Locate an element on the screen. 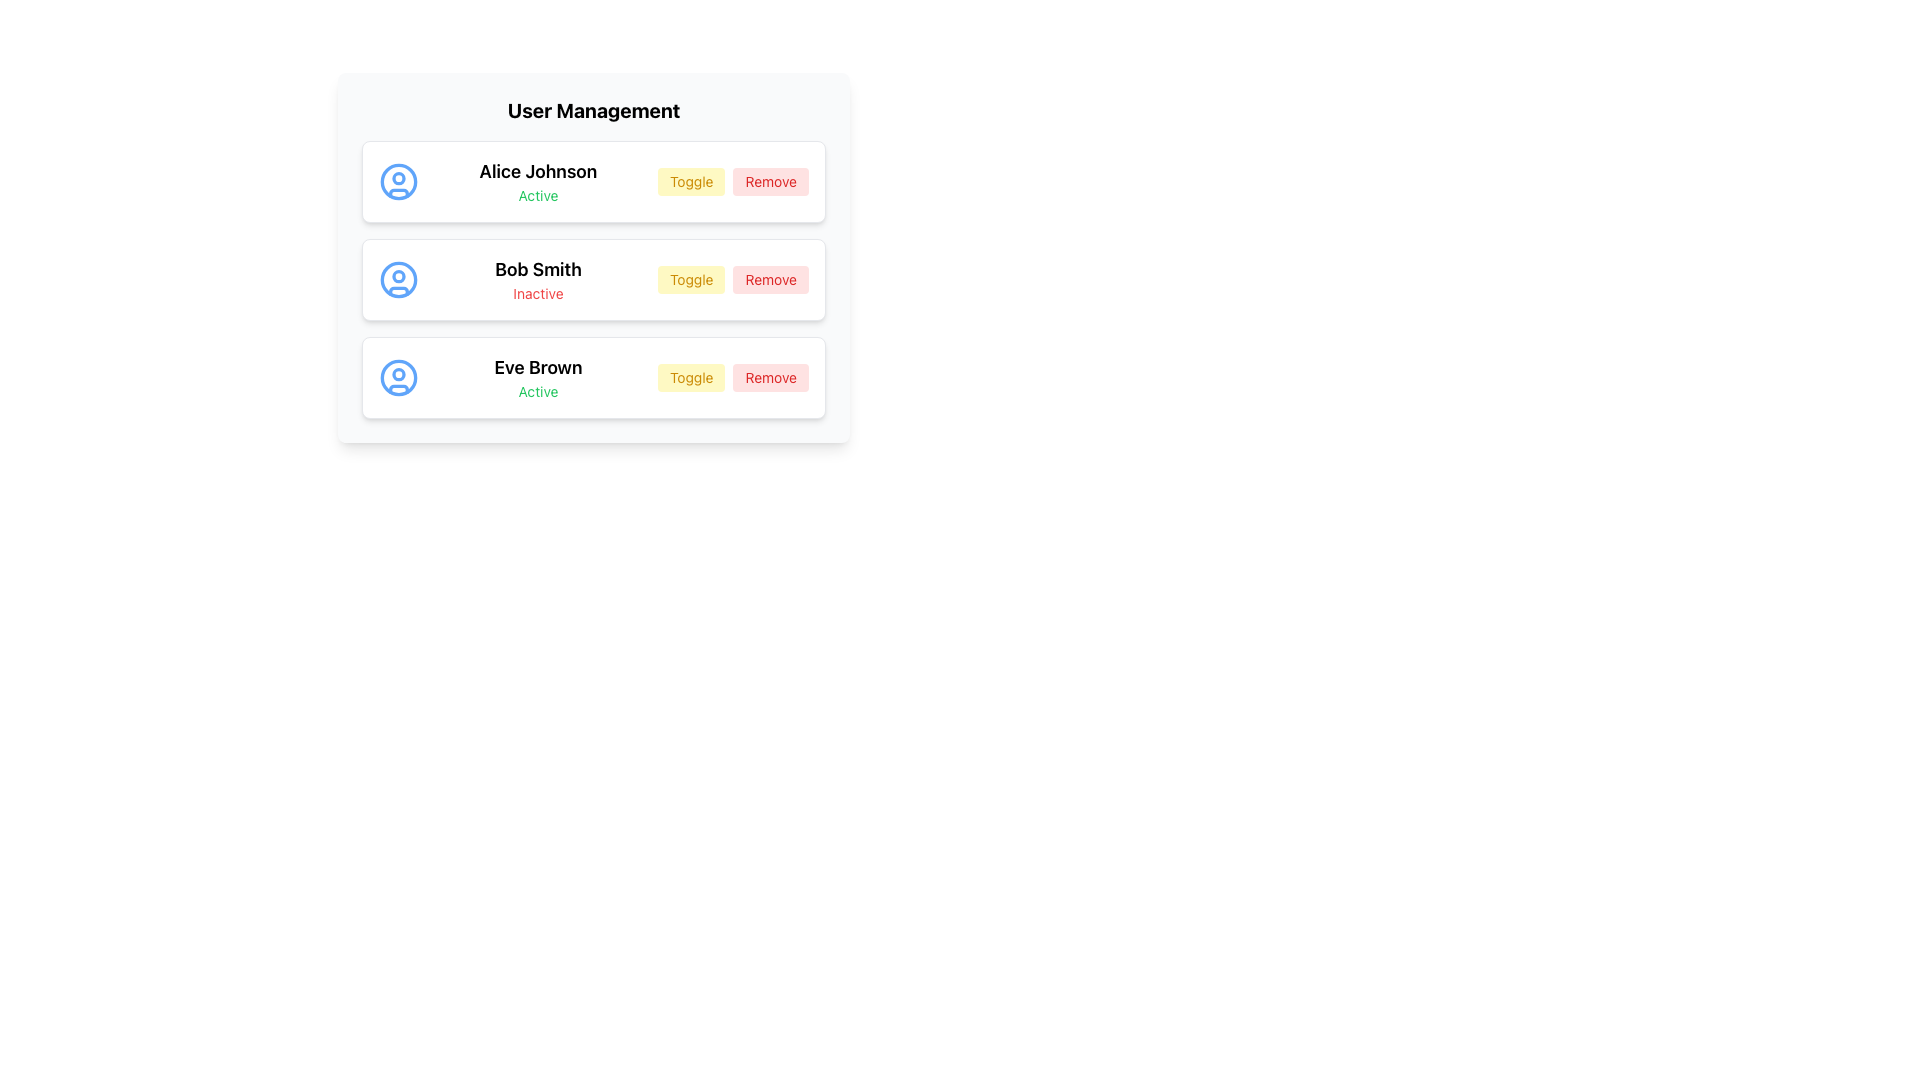 This screenshot has height=1080, width=1920. the text label displaying the status 'Active' in green color, located beneath 'Eve Brown' in the User Management panel is located at coordinates (538, 392).